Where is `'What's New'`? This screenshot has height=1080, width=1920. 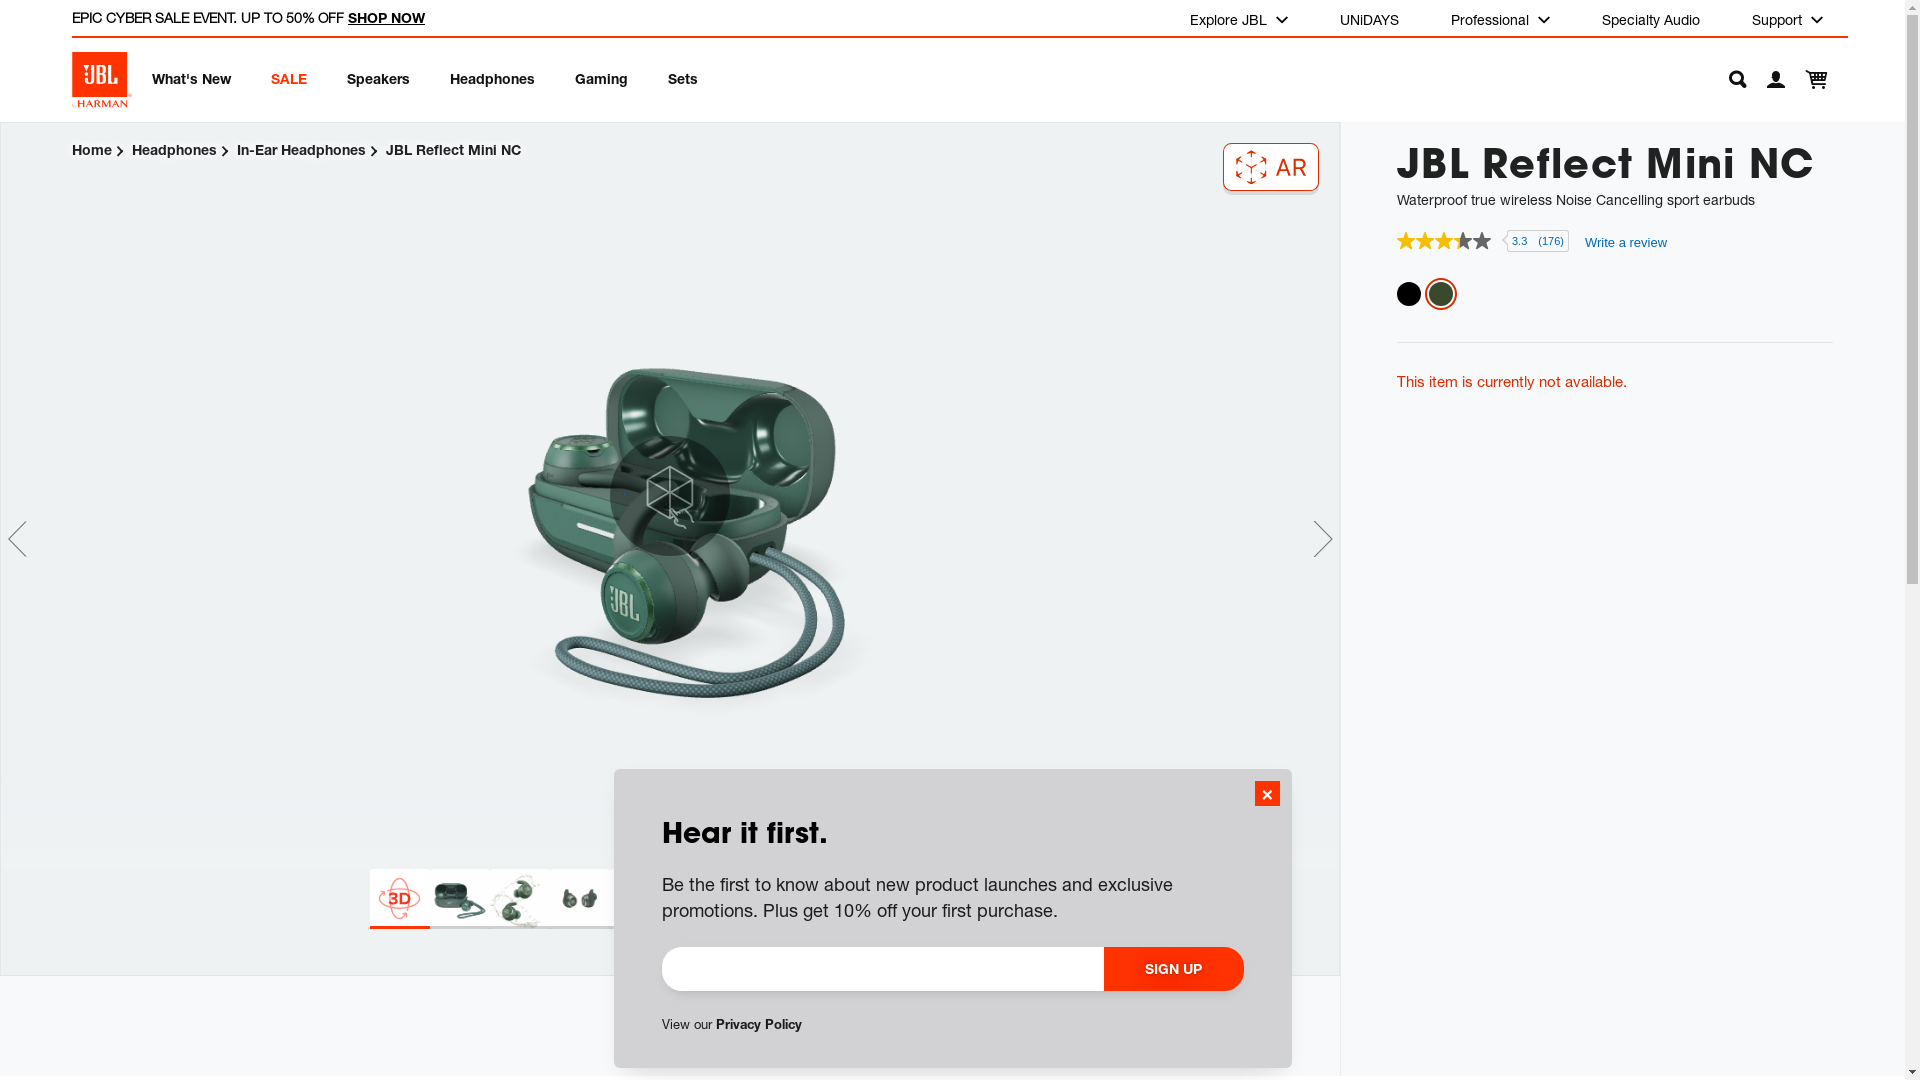
'What's New' is located at coordinates (191, 76).